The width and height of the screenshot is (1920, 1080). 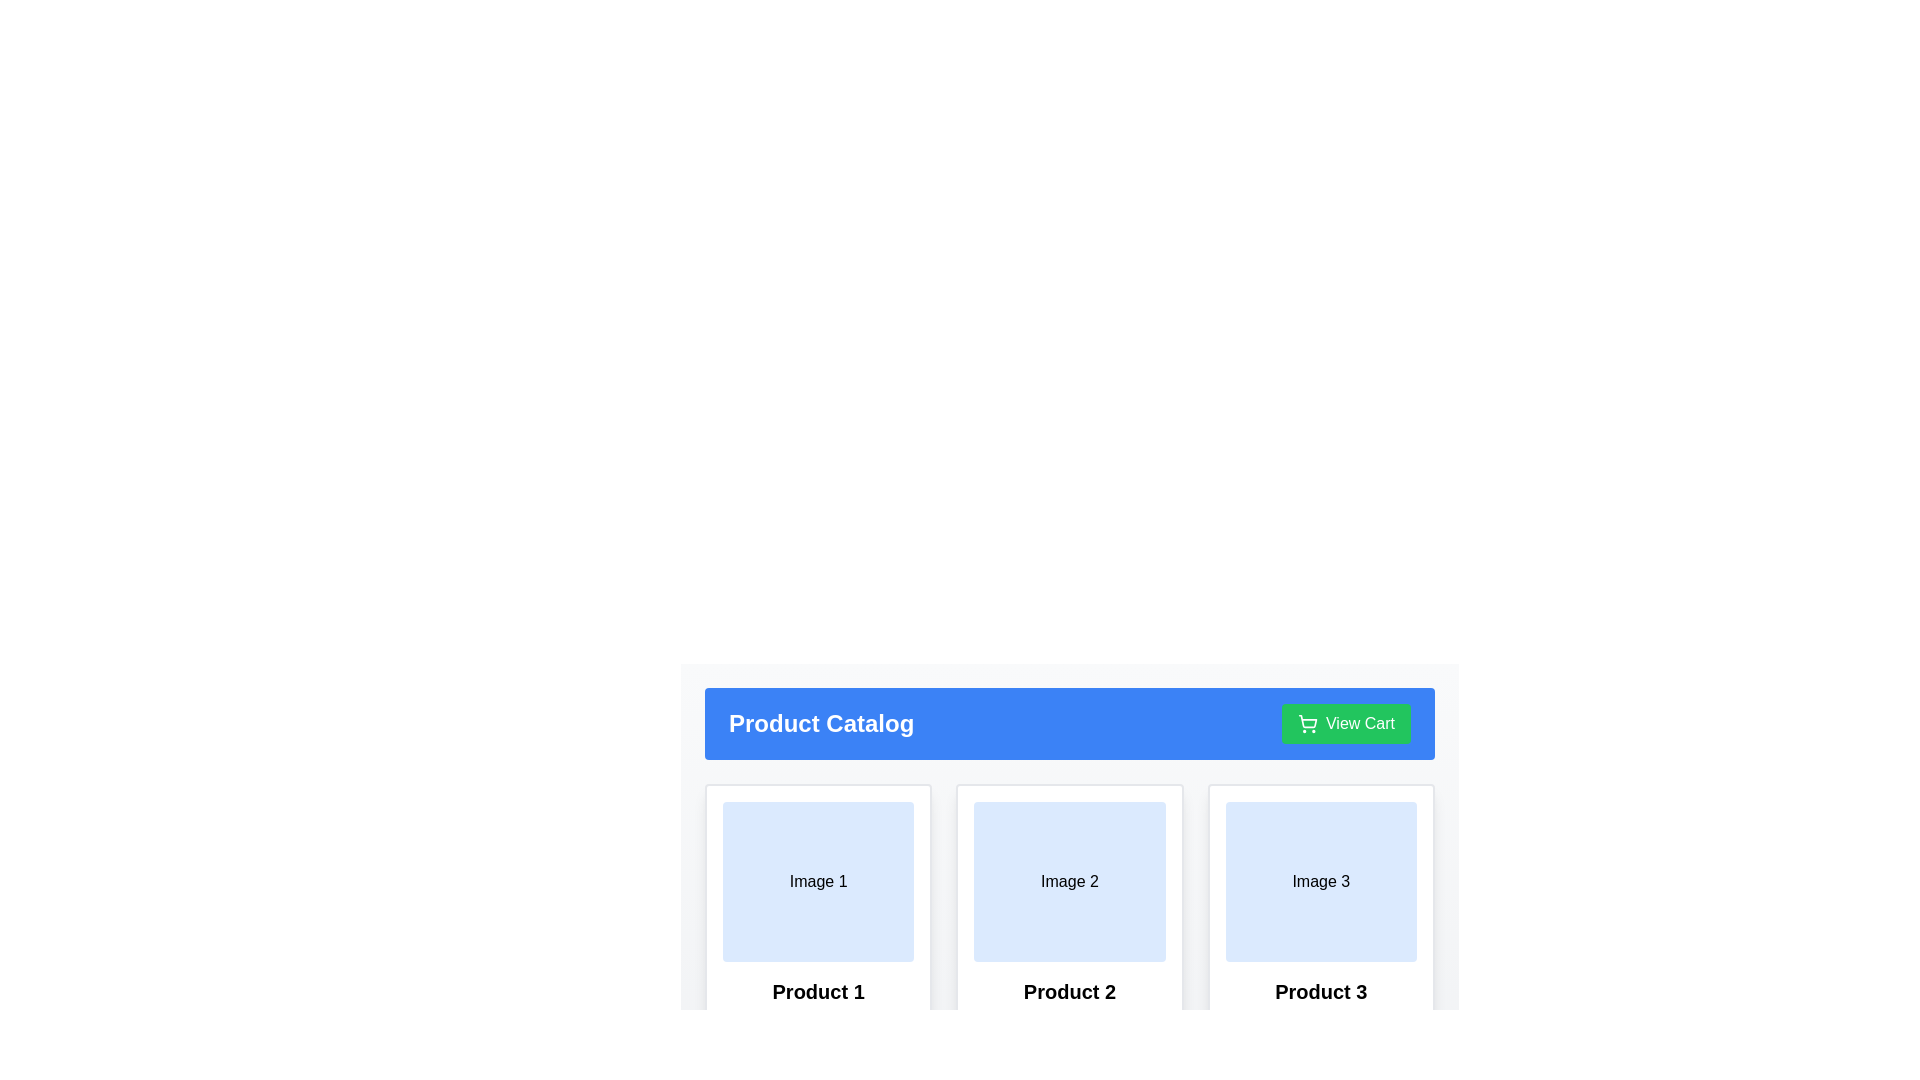 I want to click on the blue rectangular image placeholder labeled 'Image 3' at the top of the 'Product 3' card to inspect it, so click(x=1321, y=881).